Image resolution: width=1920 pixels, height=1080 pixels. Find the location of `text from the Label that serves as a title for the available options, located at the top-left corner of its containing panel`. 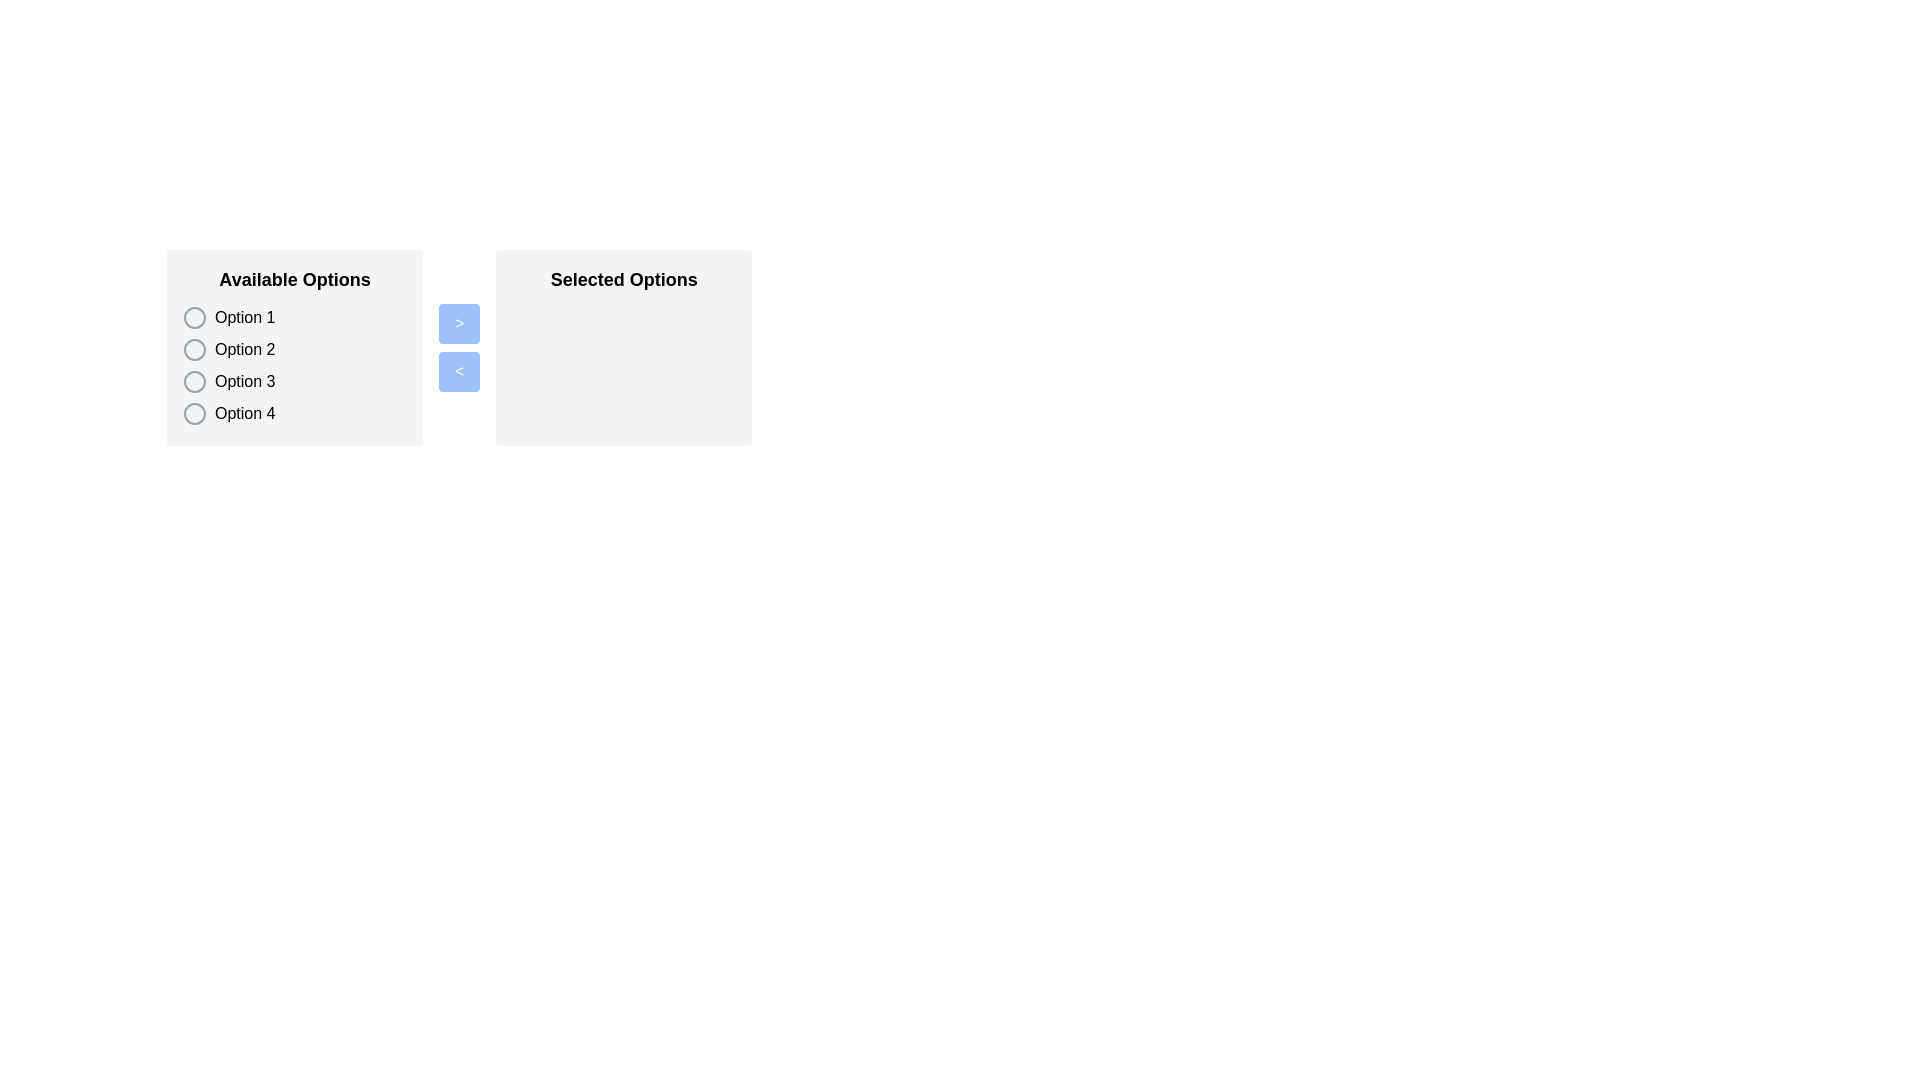

text from the Label that serves as a title for the available options, located at the top-left corner of its containing panel is located at coordinates (293, 280).